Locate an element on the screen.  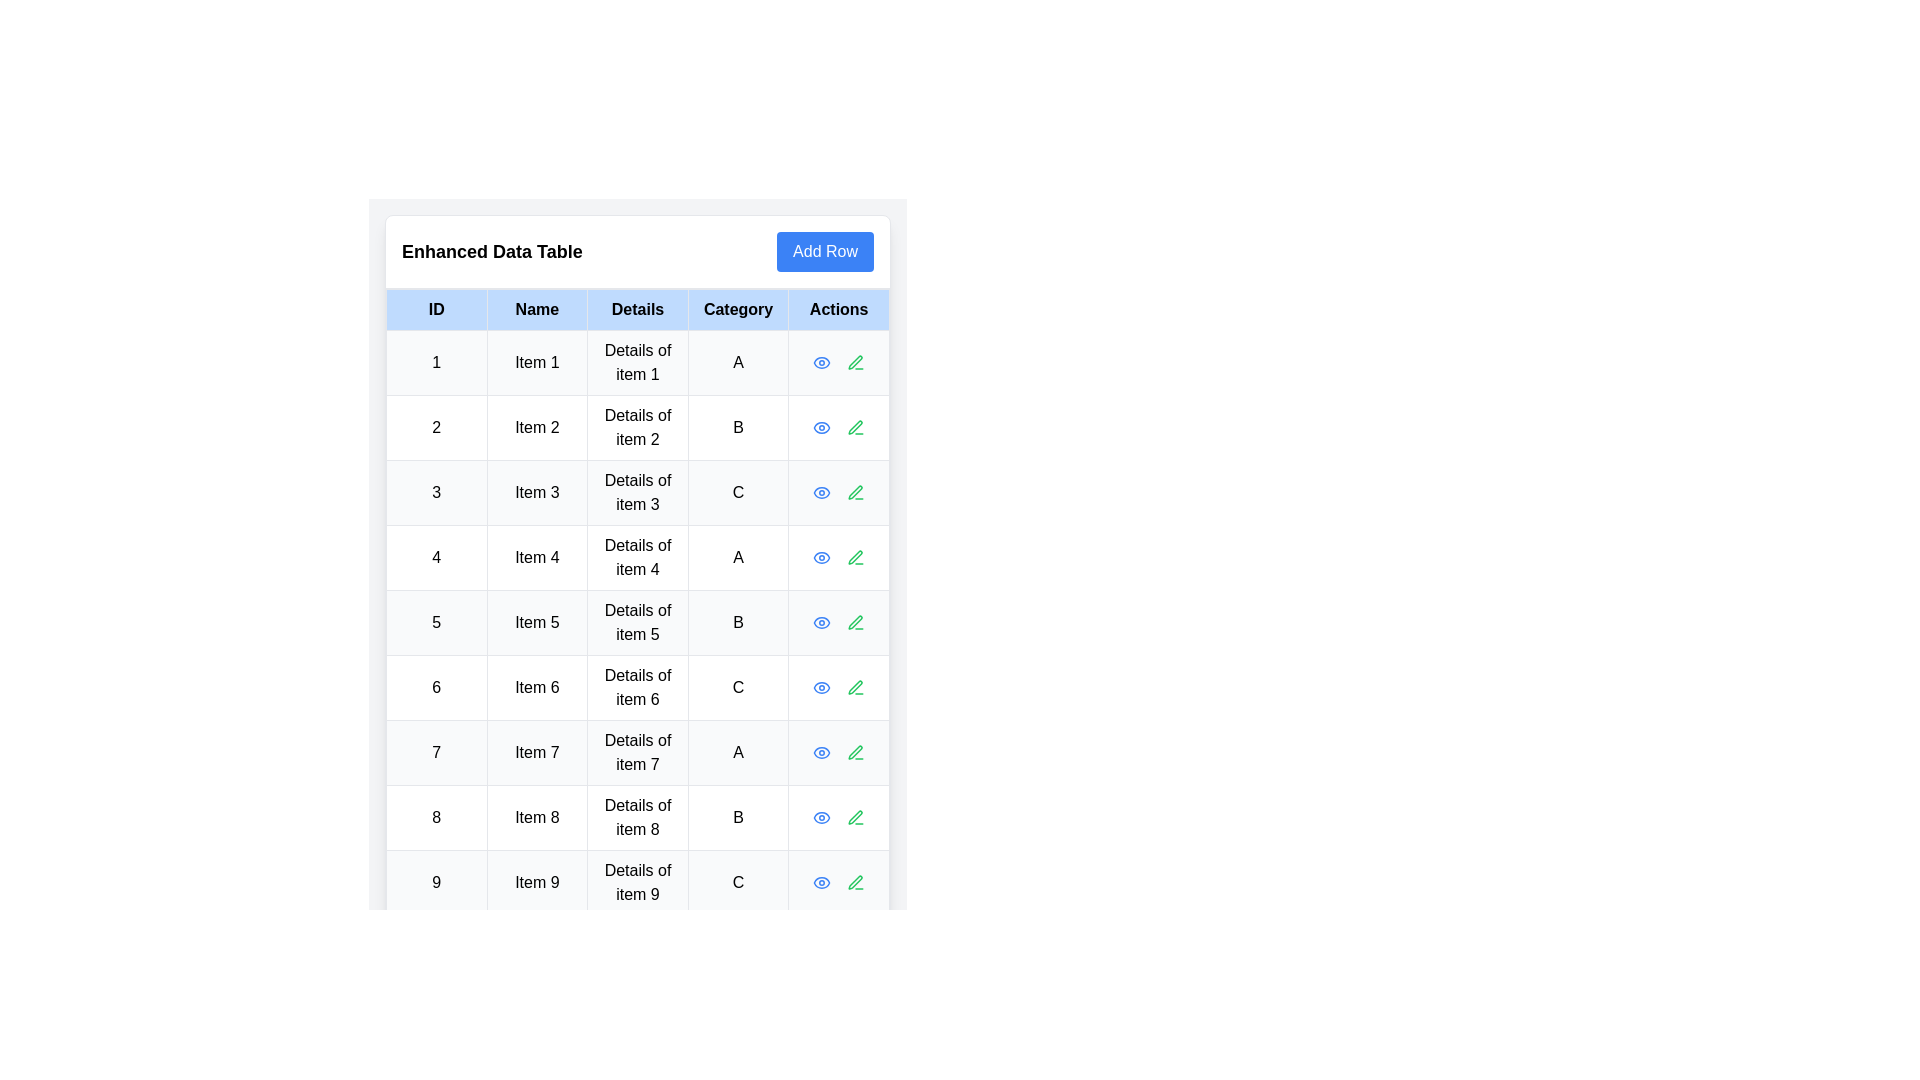
the blue eye-shaped button located in the 'Actions' column of the row labeled 'Item 9' and 'Category C' to invoke the details view is located at coordinates (822, 882).